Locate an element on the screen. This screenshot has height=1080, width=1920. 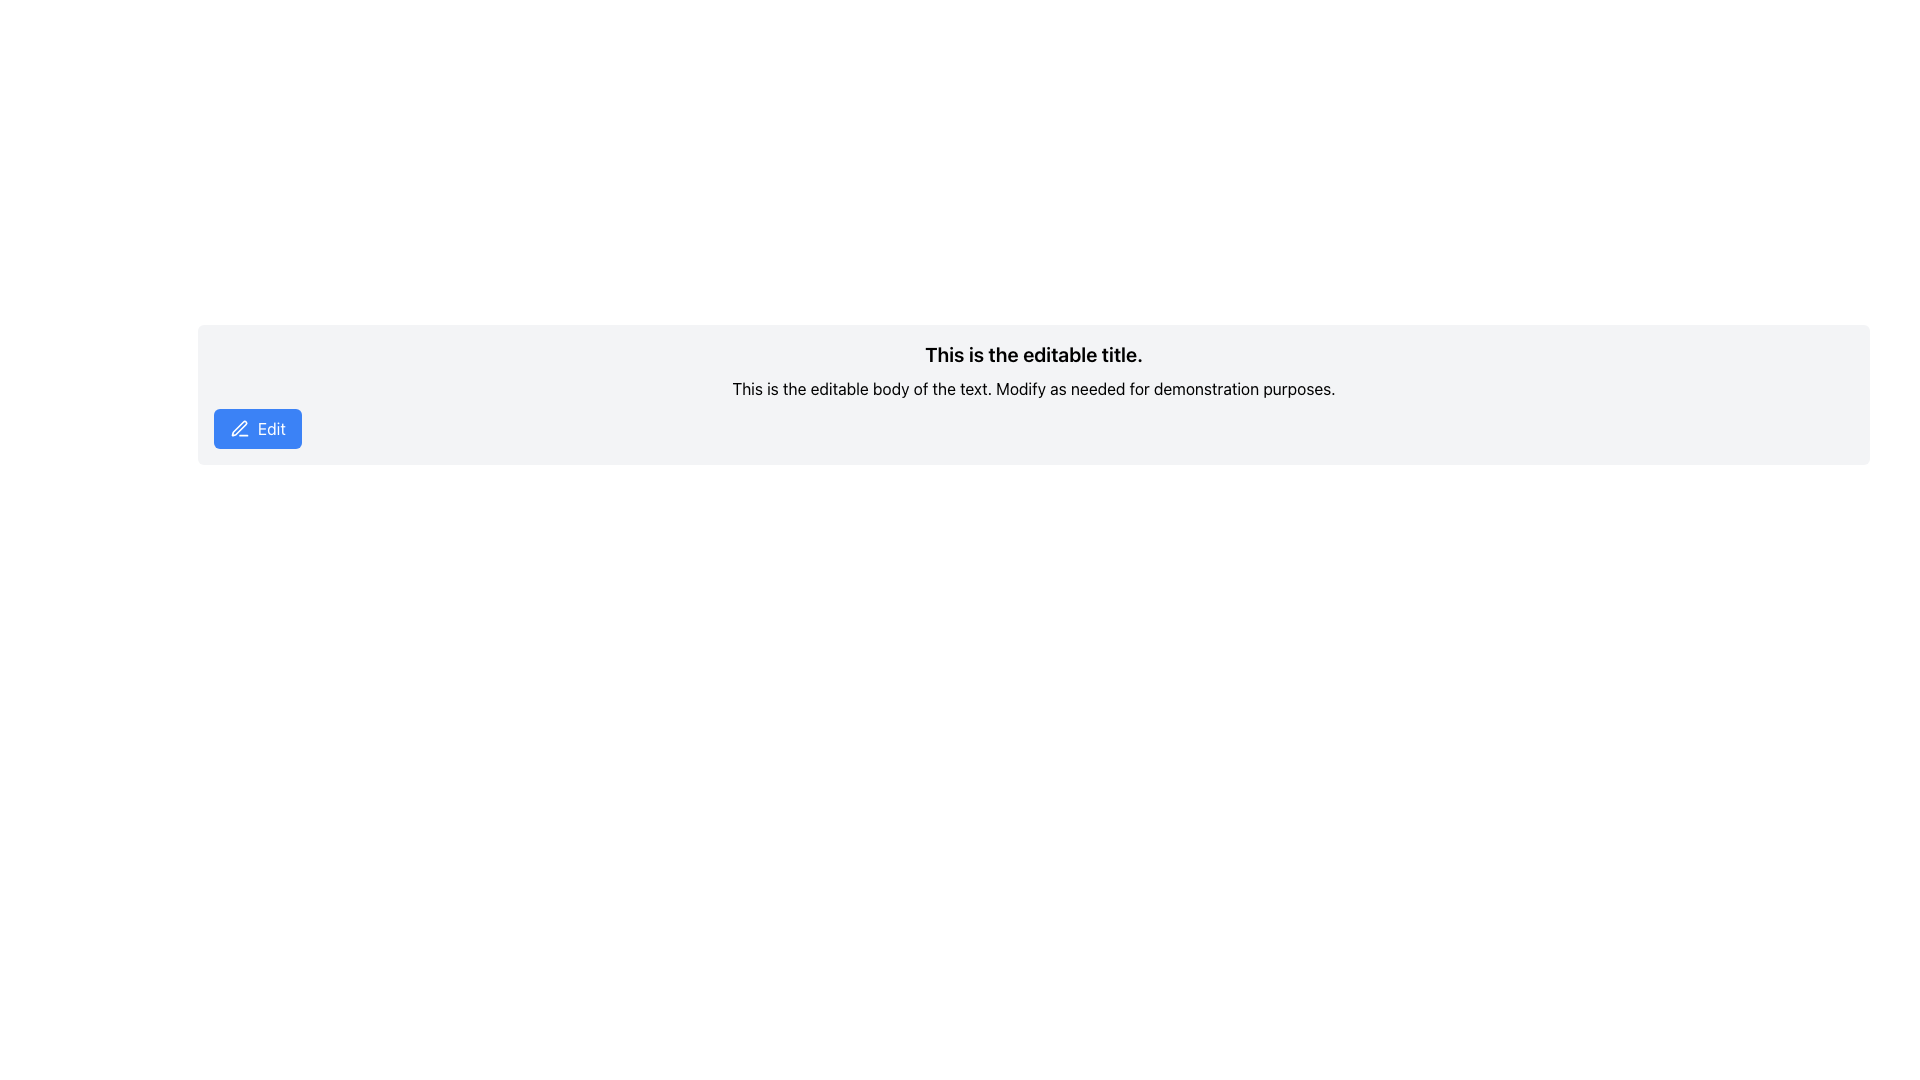
the button with a blue background and rounded corners labeled 'Edit' is located at coordinates (256, 427).